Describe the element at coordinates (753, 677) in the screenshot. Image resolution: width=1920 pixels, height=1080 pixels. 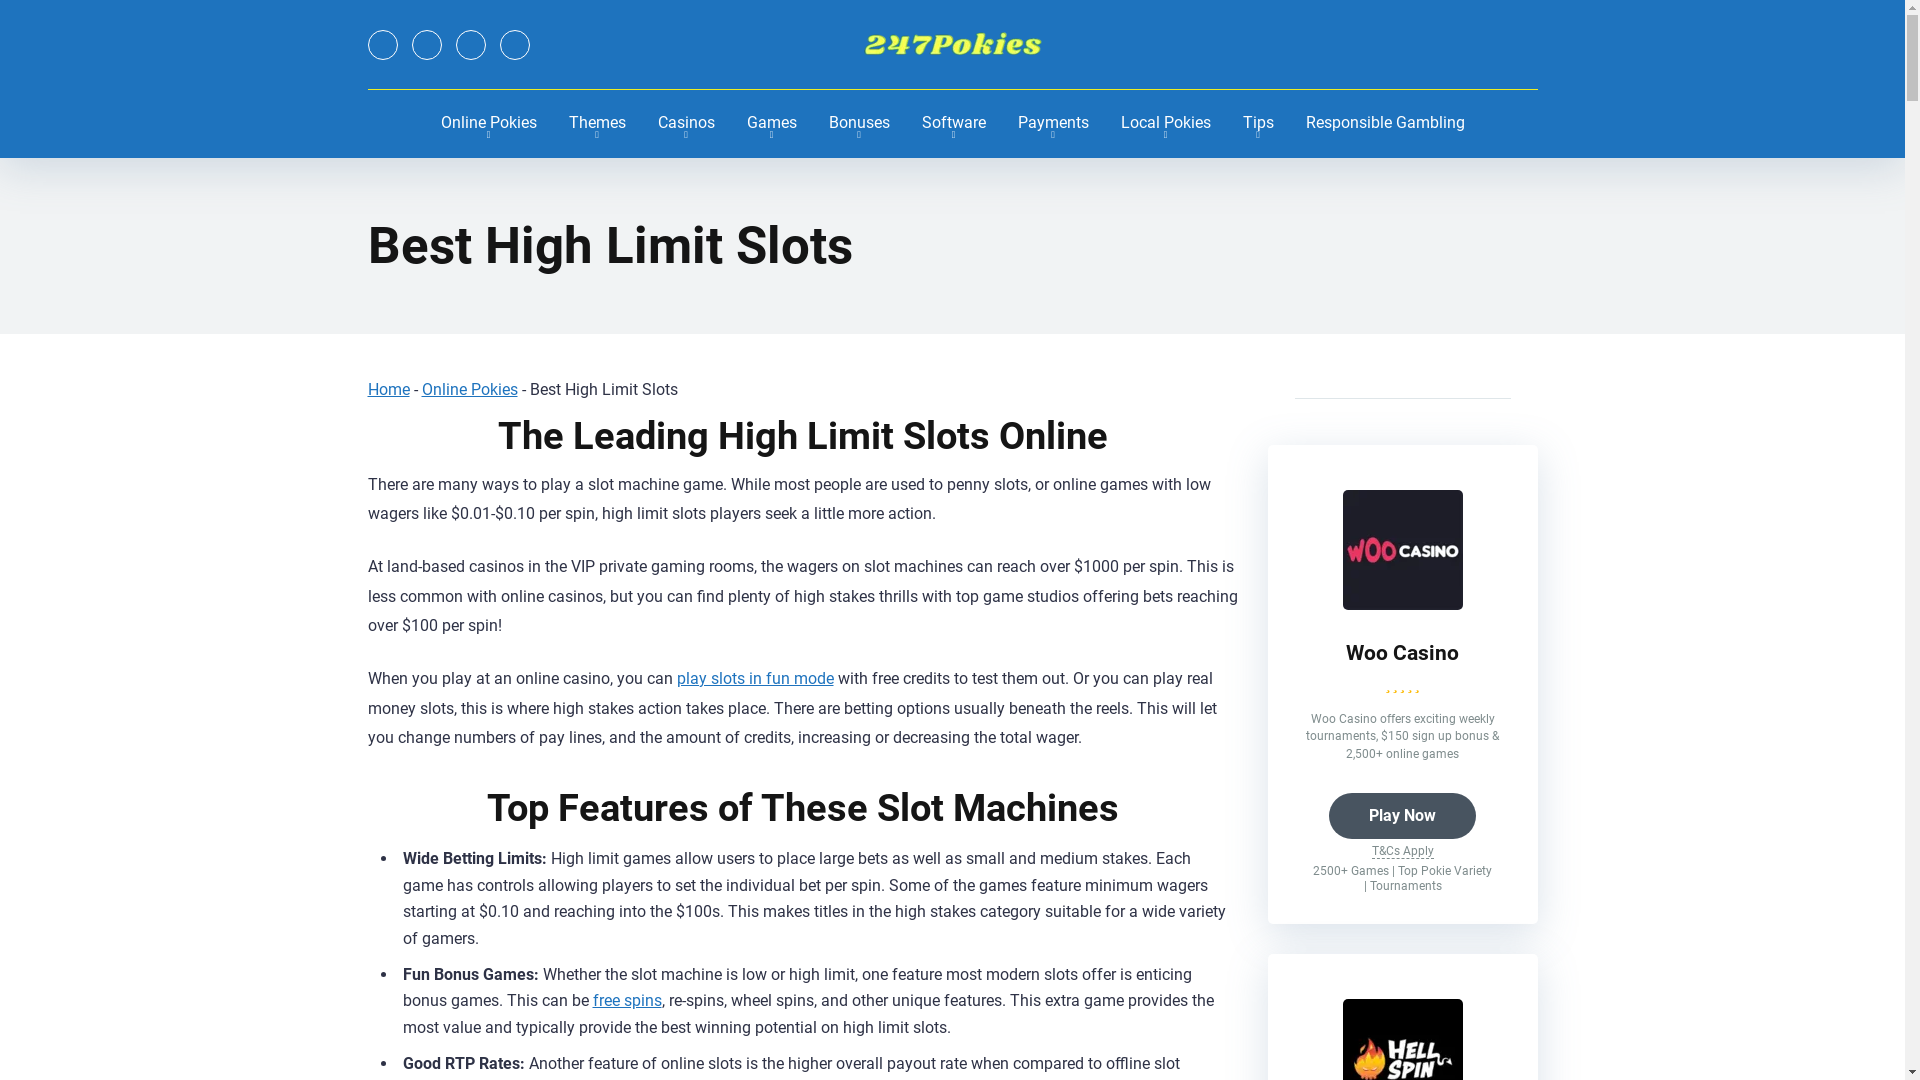
I see `'play slots in fun mode'` at that location.